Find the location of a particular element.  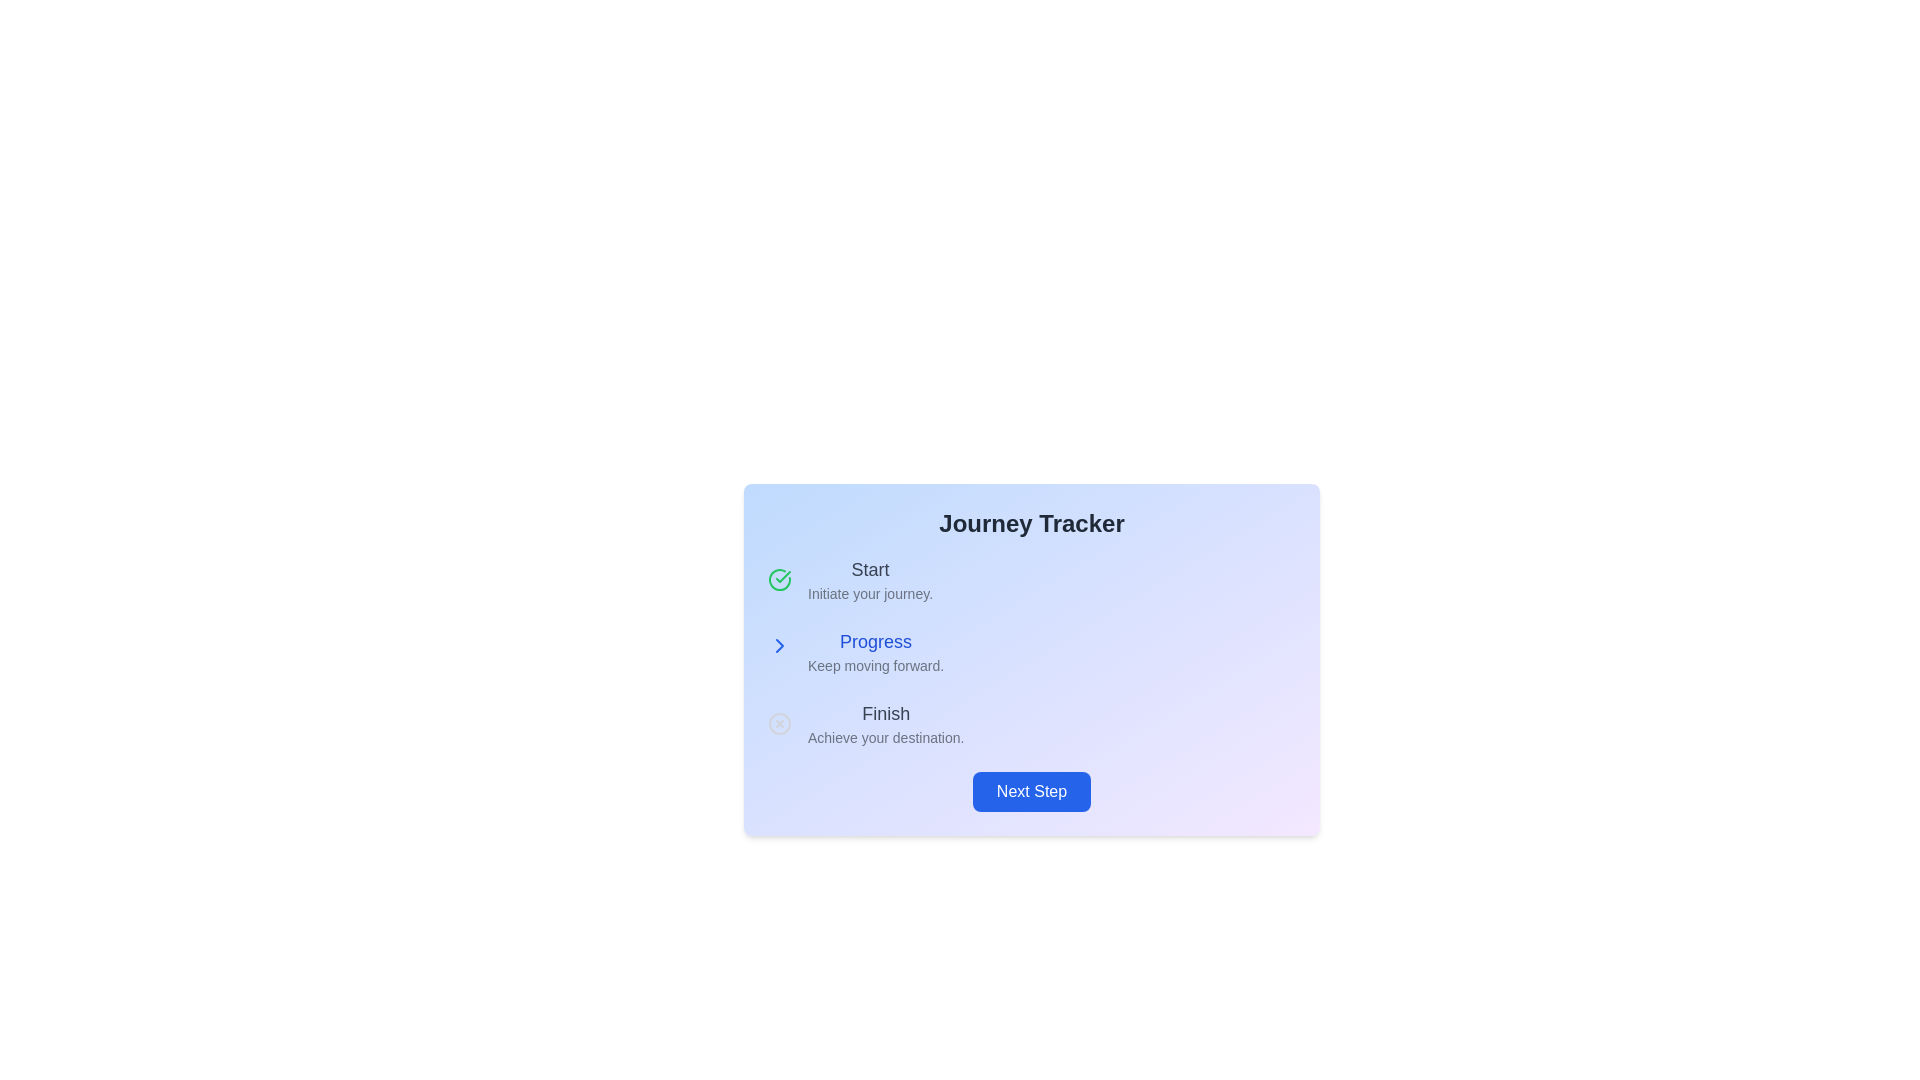

the text label that serves as the title for the final step in the journey tracker interface, which summarizes the conclusion of the process and is centrally aligned is located at coordinates (885, 712).